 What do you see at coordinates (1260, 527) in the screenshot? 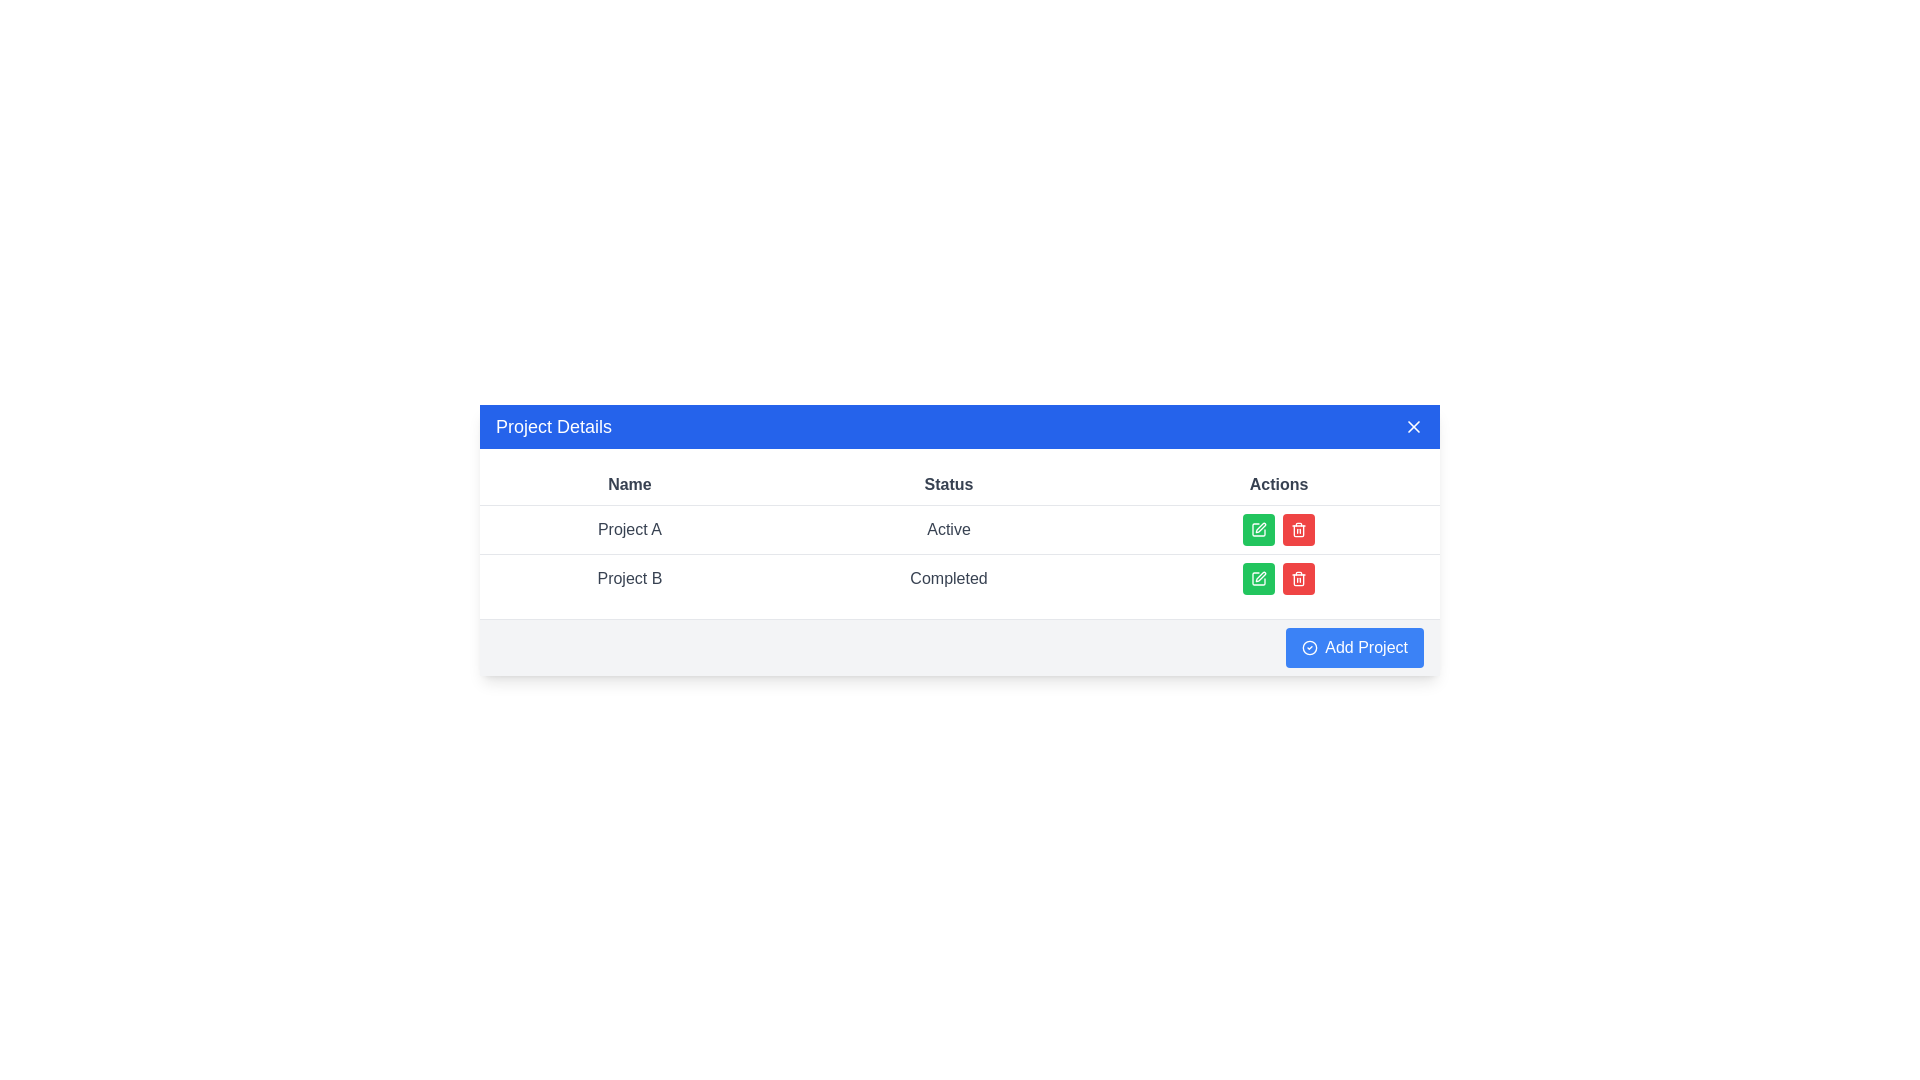
I see `the small pen or pencil icon located in the 'Actions' column of the 'Project B' row in the displayed table` at bounding box center [1260, 527].